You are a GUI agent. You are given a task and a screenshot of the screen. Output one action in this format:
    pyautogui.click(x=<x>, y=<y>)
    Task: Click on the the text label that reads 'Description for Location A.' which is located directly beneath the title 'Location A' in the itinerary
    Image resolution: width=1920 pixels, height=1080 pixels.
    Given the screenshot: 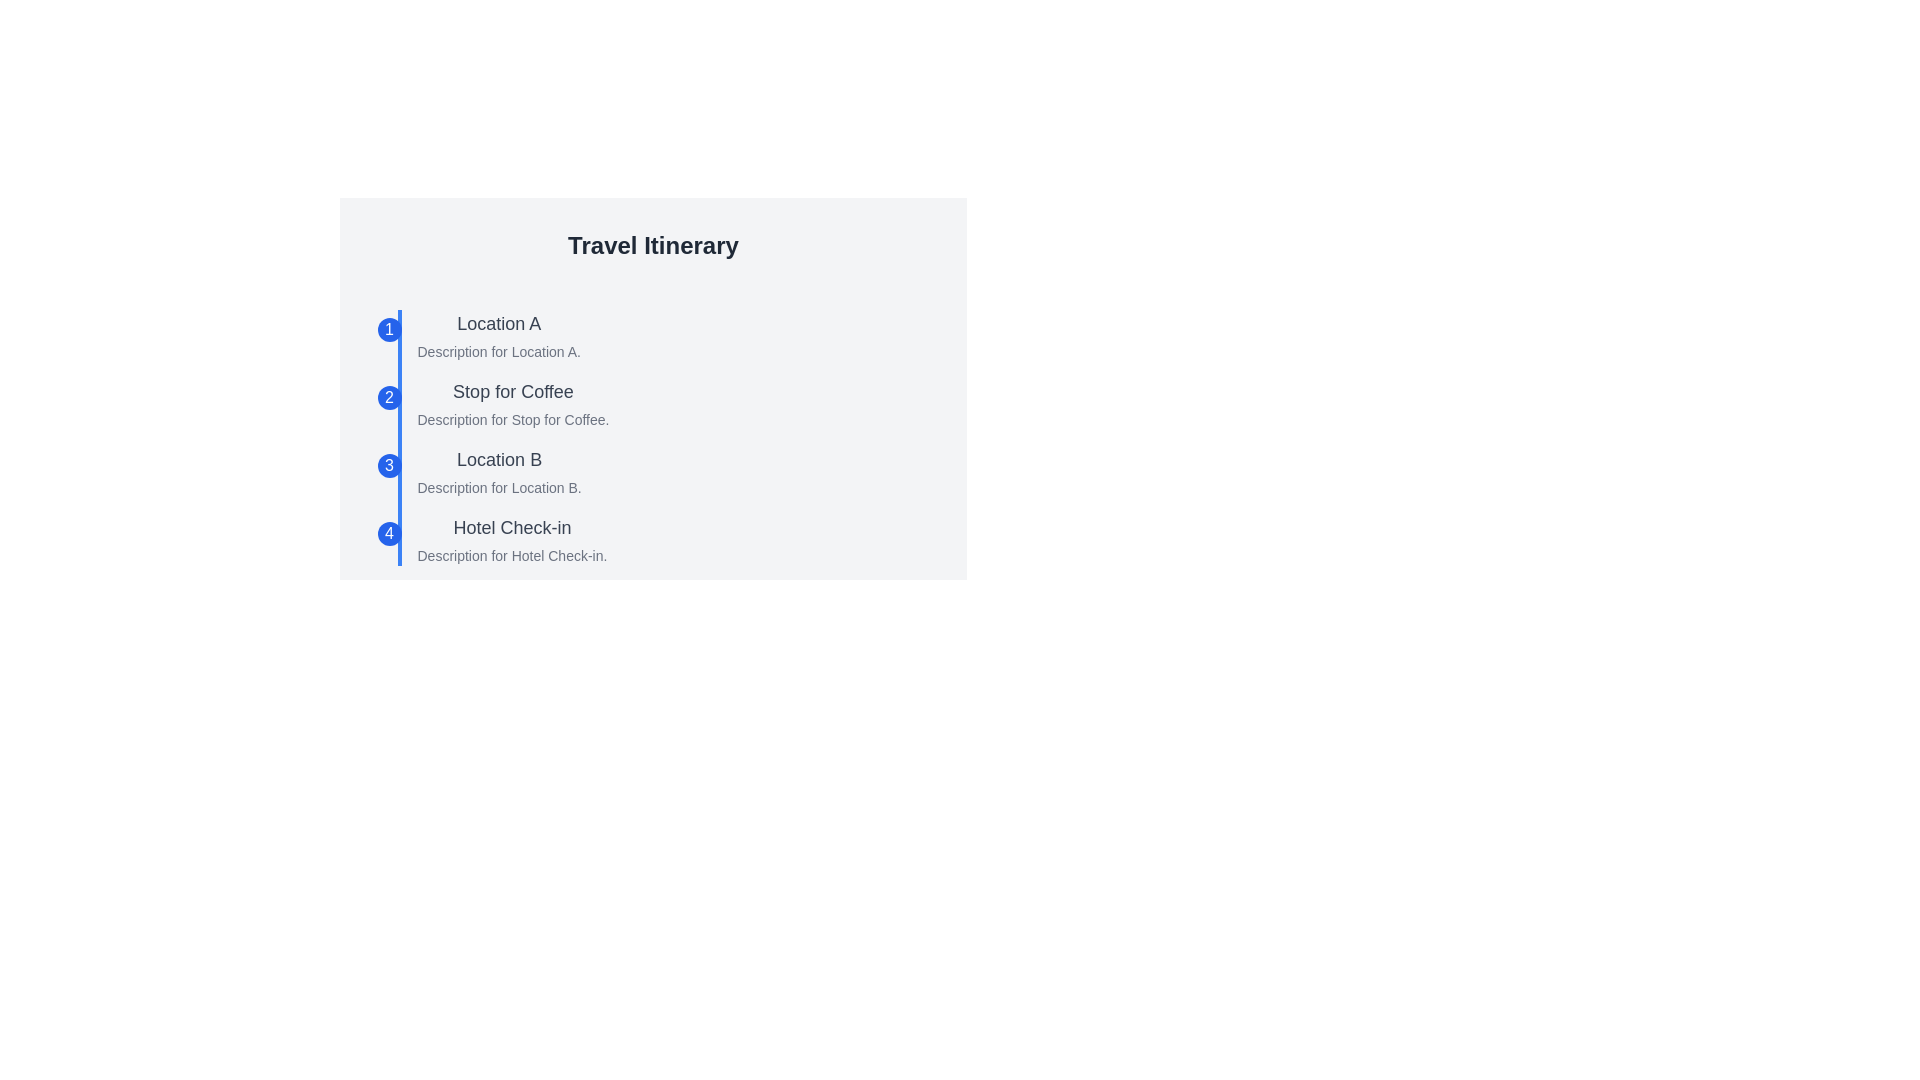 What is the action you would take?
    pyautogui.click(x=499, y=350)
    